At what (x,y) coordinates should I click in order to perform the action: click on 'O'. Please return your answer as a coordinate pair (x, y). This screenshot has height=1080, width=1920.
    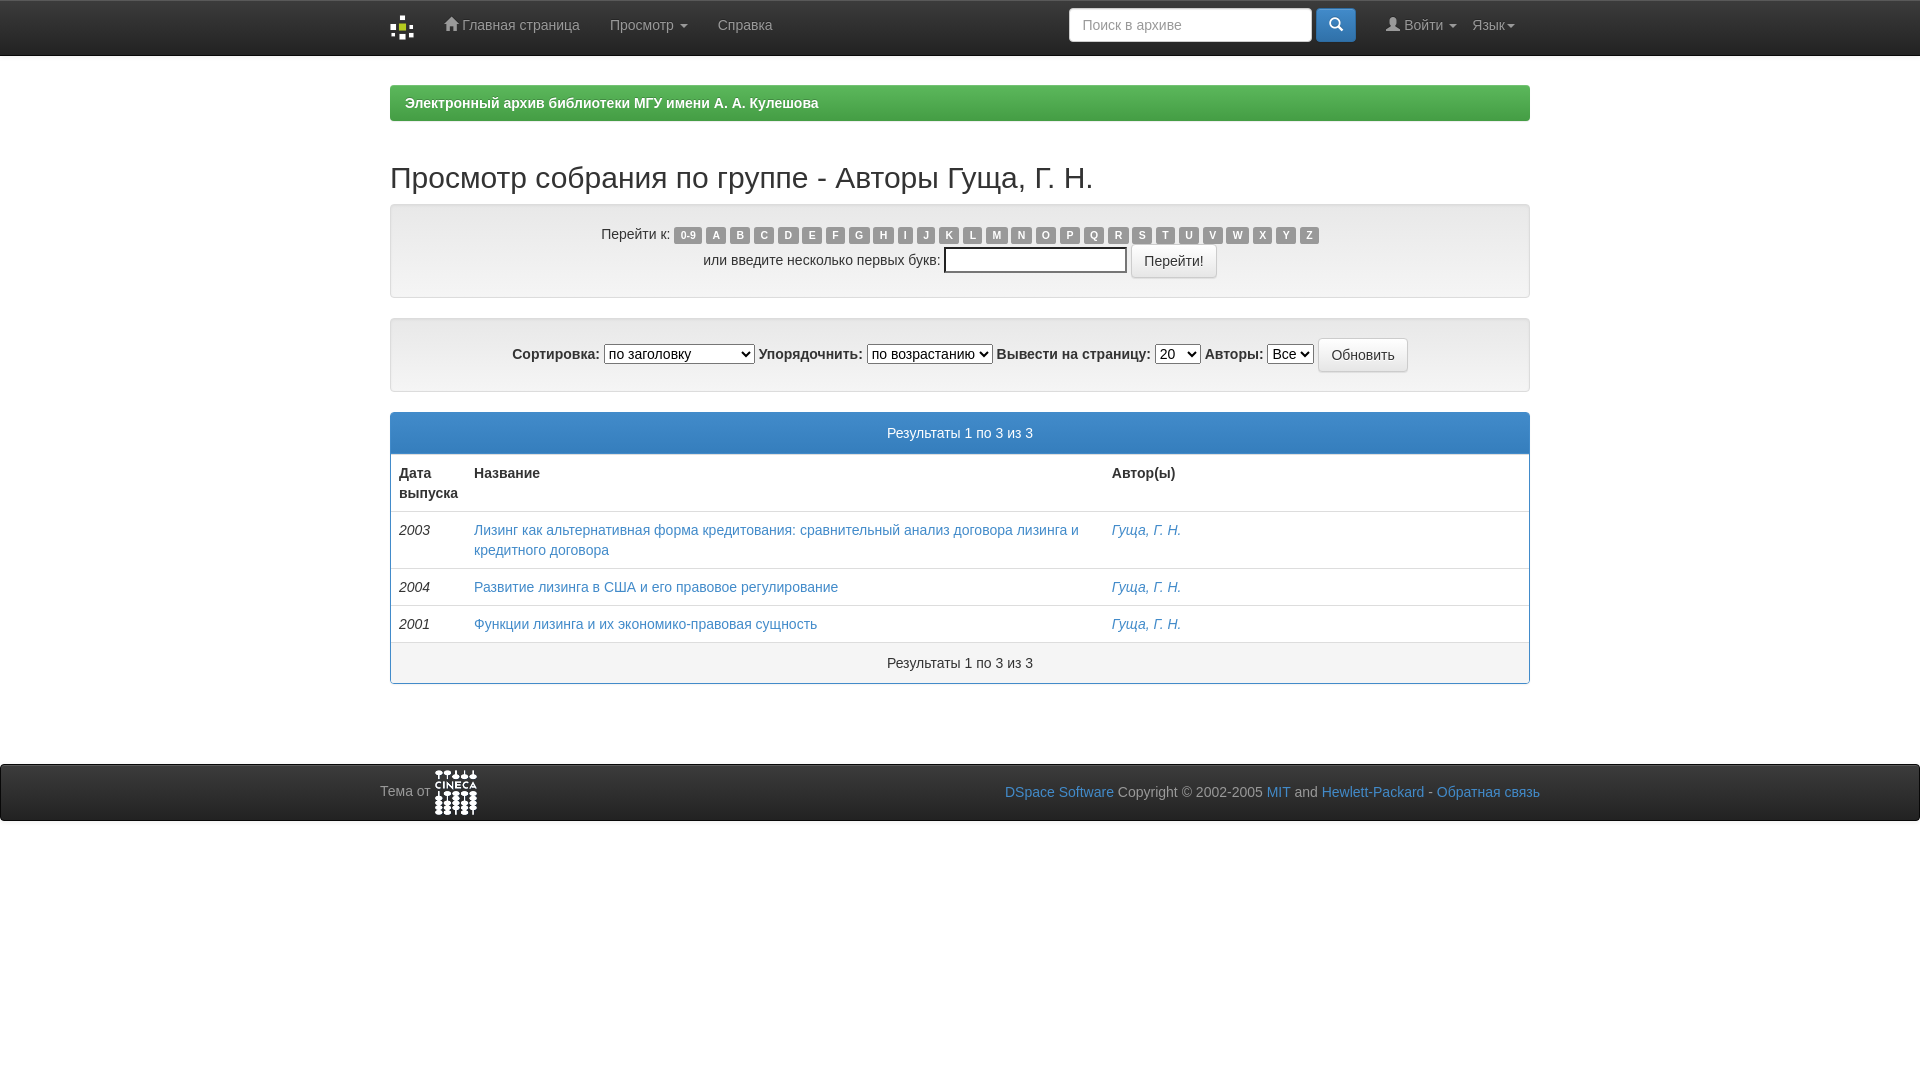
    Looking at the image, I should click on (1036, 234).